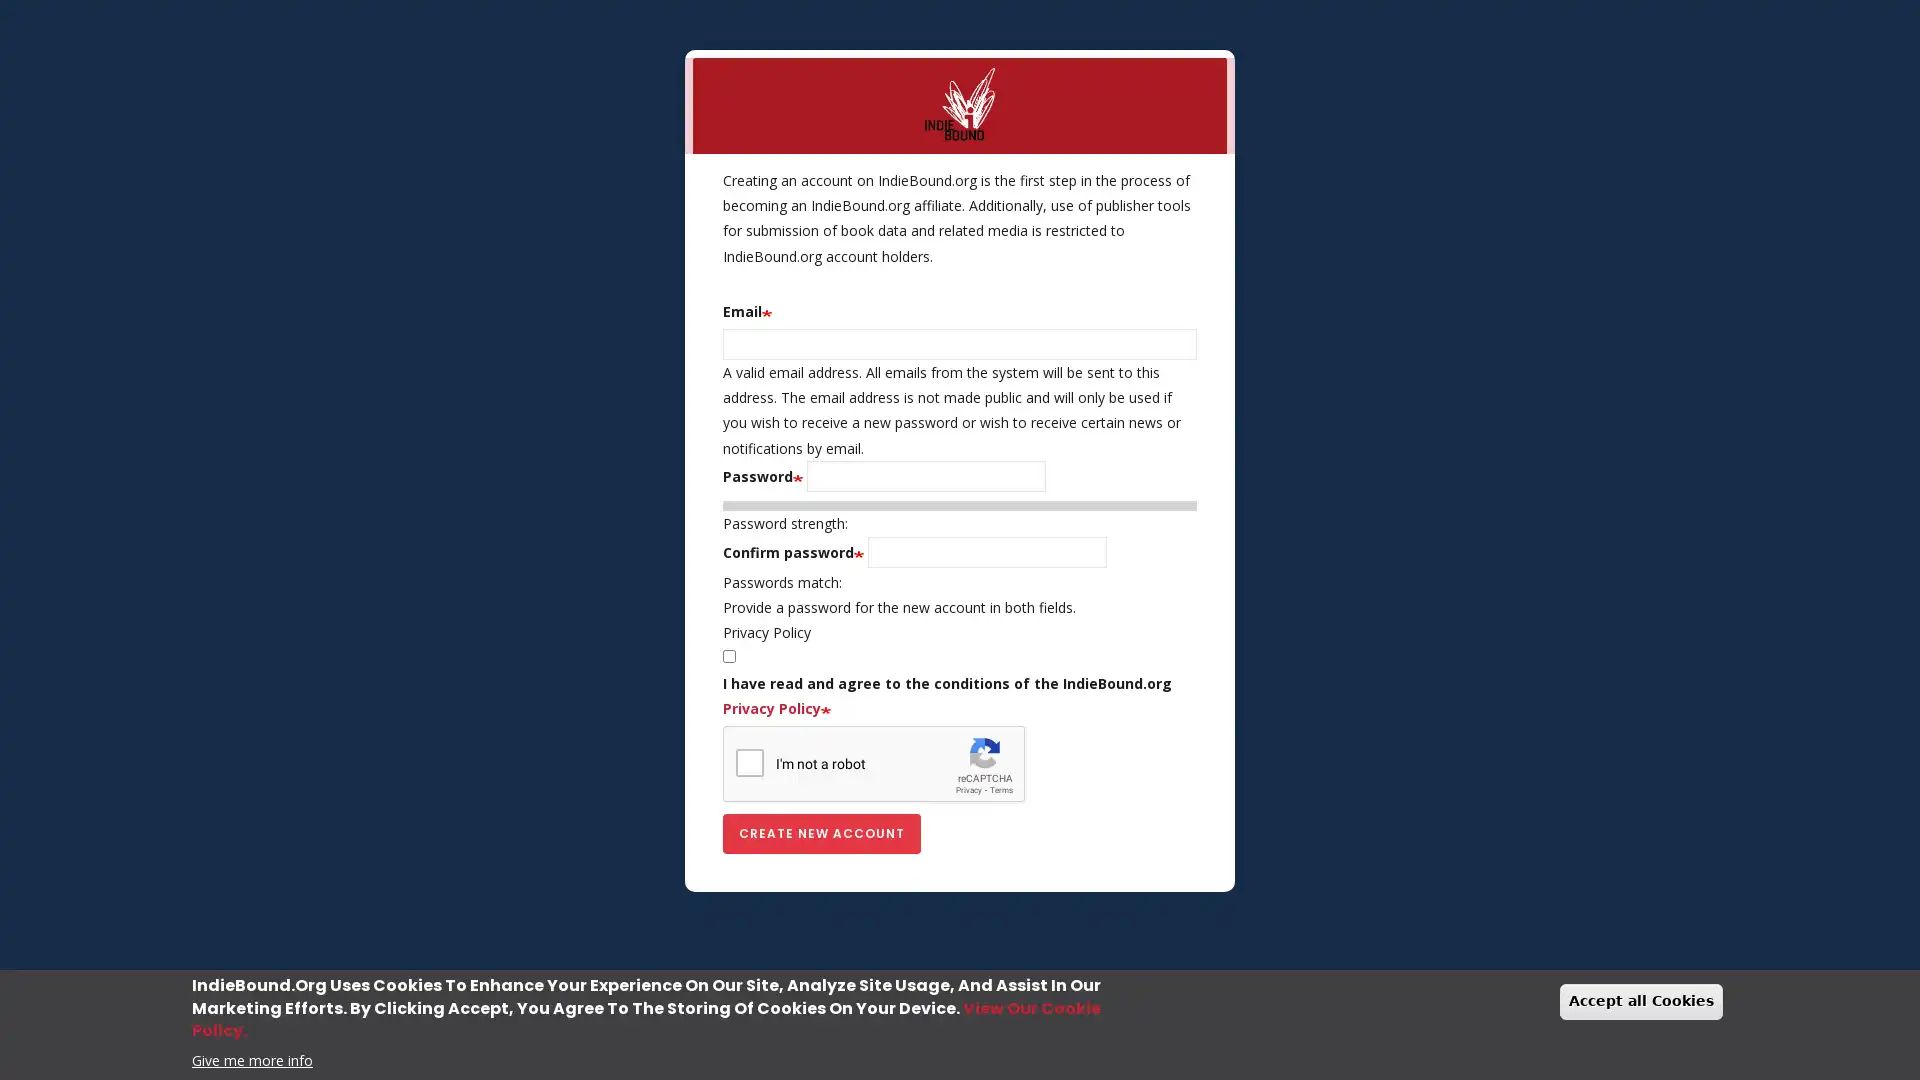 The width and height of the screenshot is (1920, 1080). I want to click on Create new account, so click(821, 833).